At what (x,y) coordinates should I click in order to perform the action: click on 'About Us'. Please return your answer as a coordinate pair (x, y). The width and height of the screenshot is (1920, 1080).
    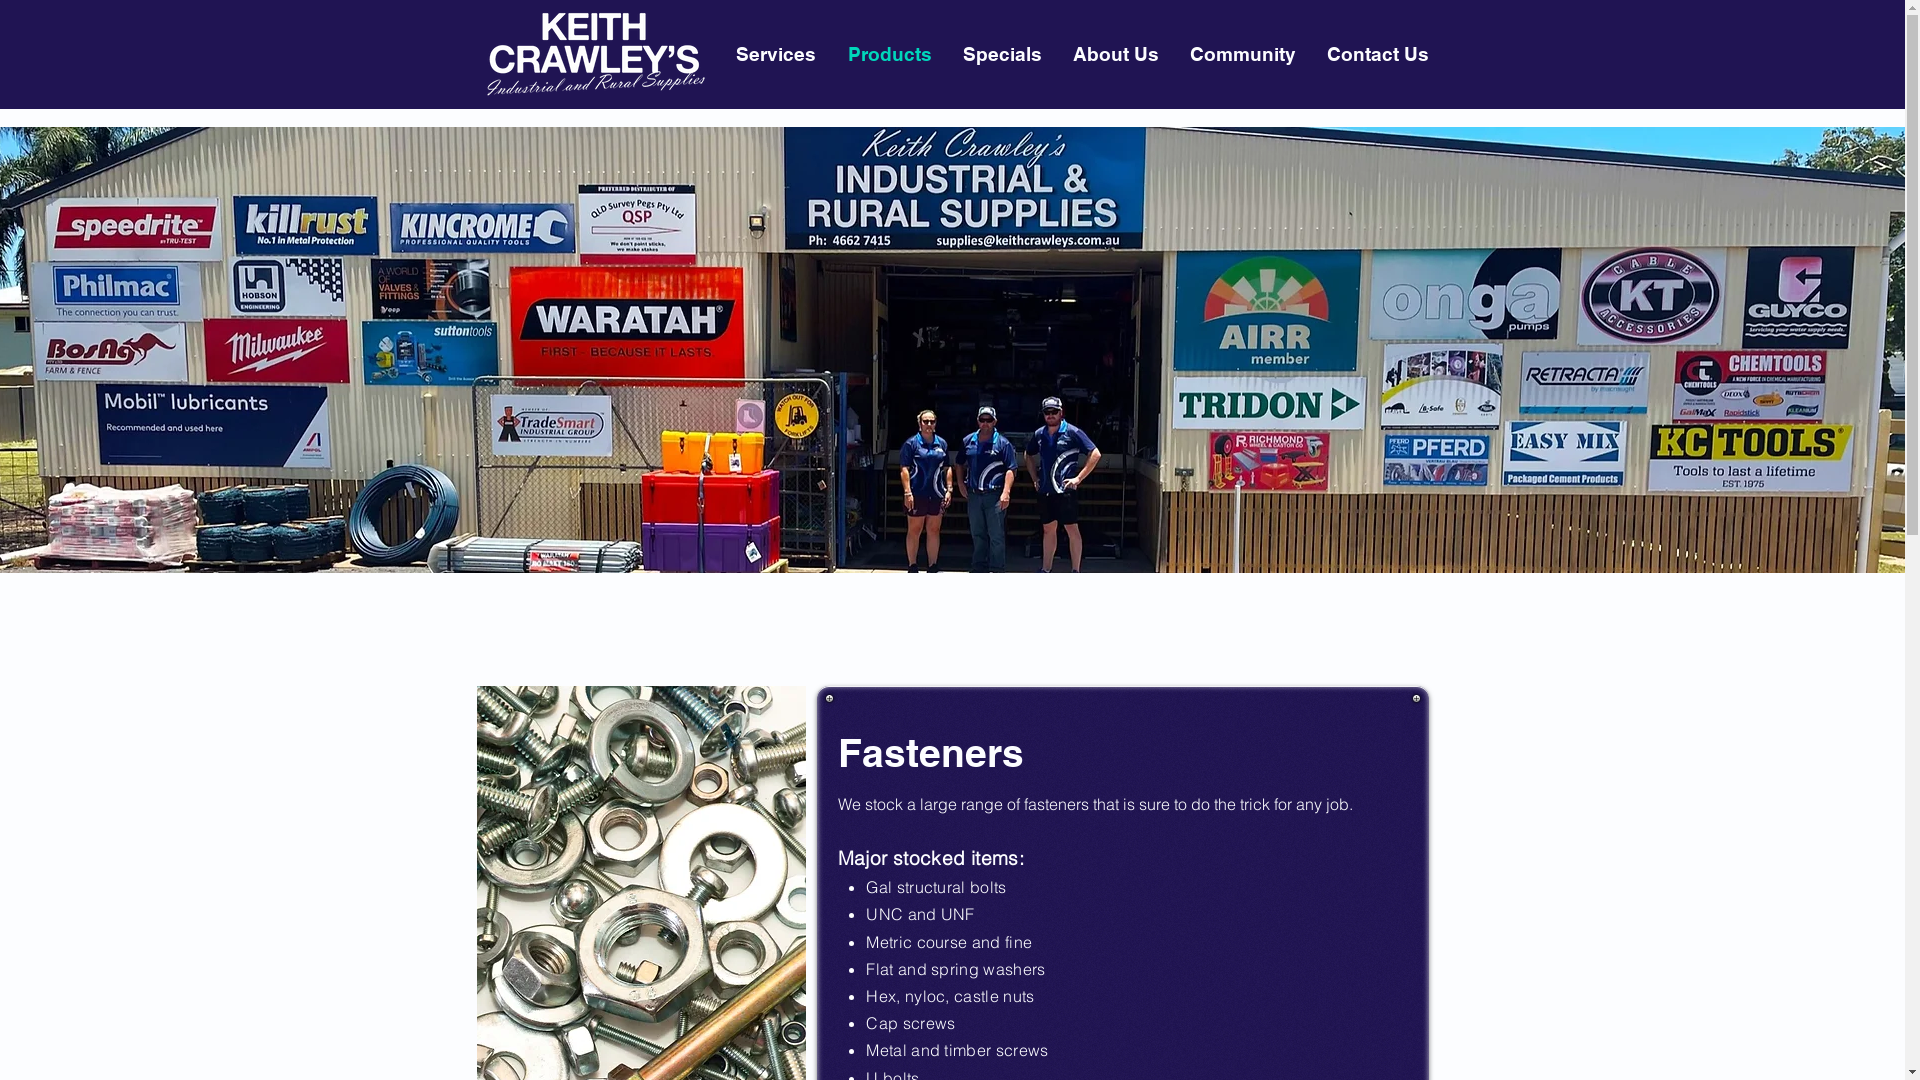
    Looking at the image, I should click on (1113, 53).